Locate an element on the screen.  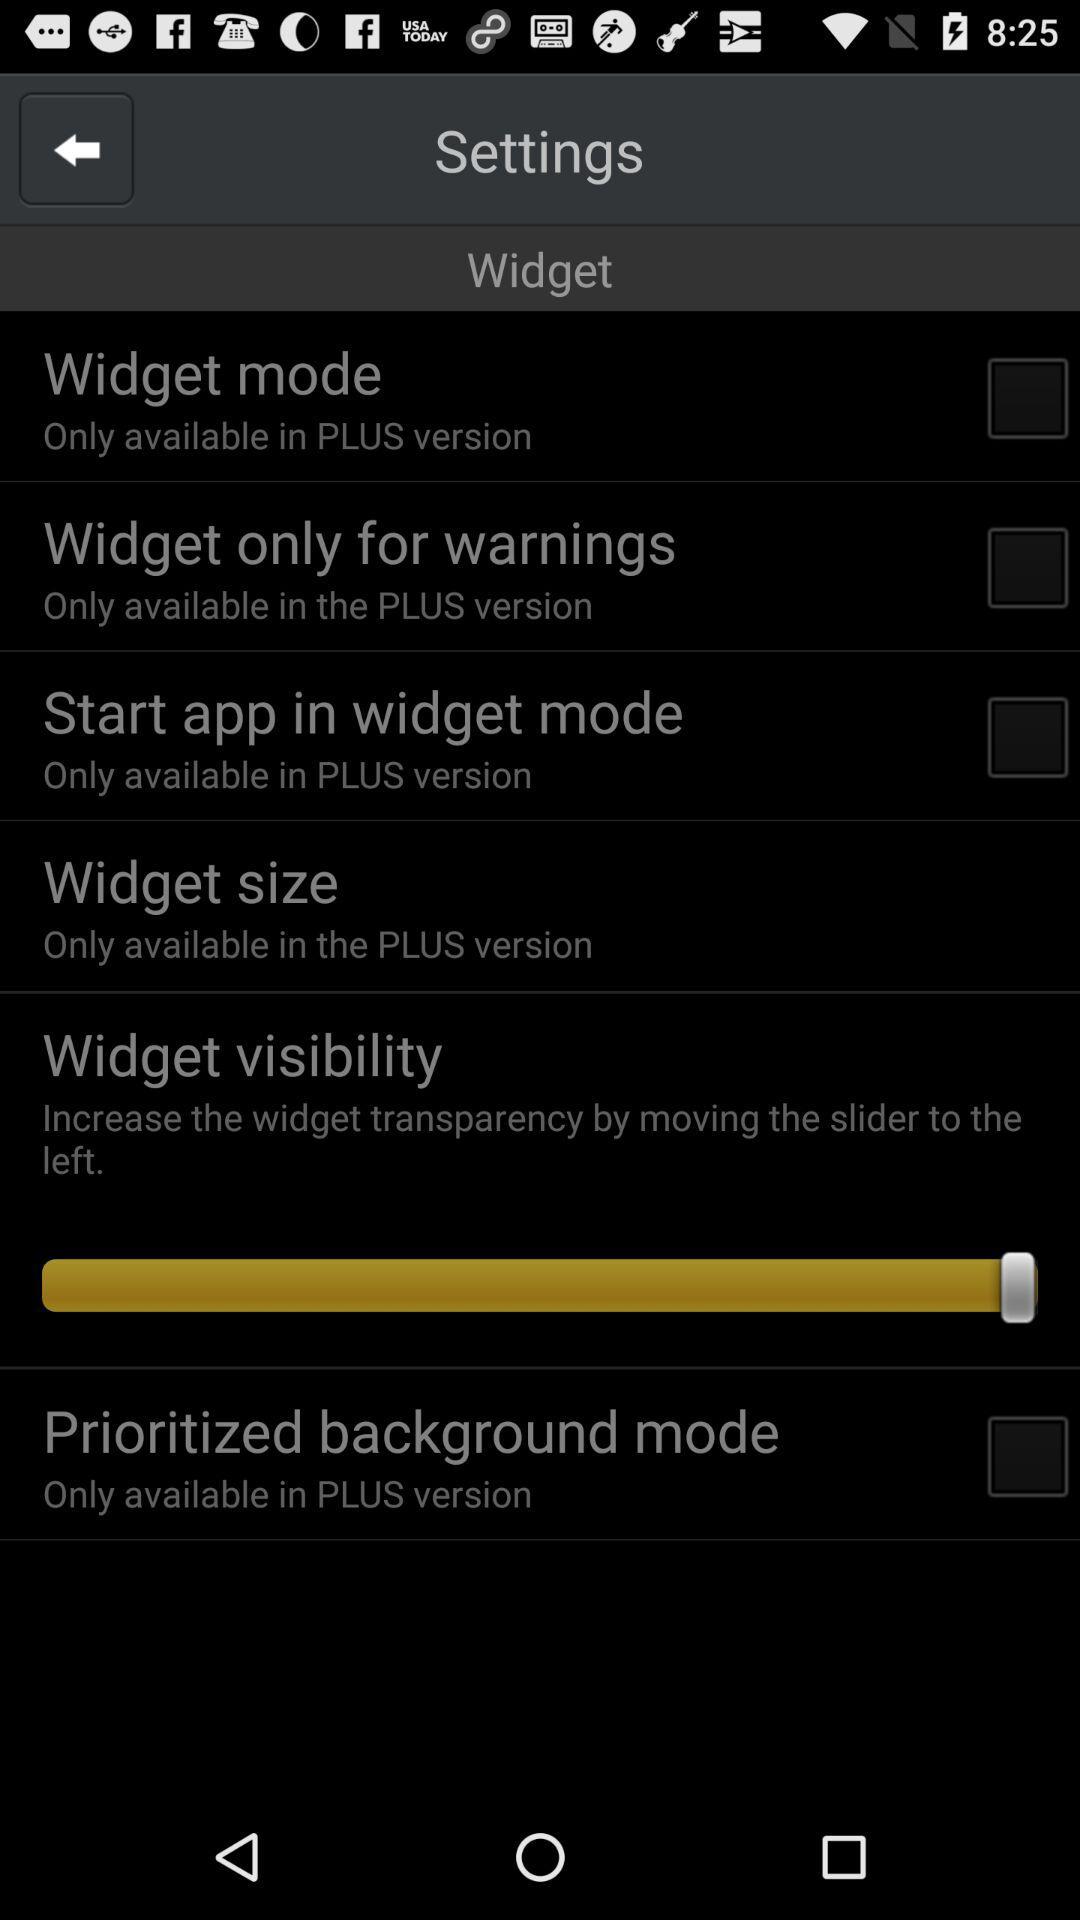
the item above widget visibility item is located at coordinates (540, 992).